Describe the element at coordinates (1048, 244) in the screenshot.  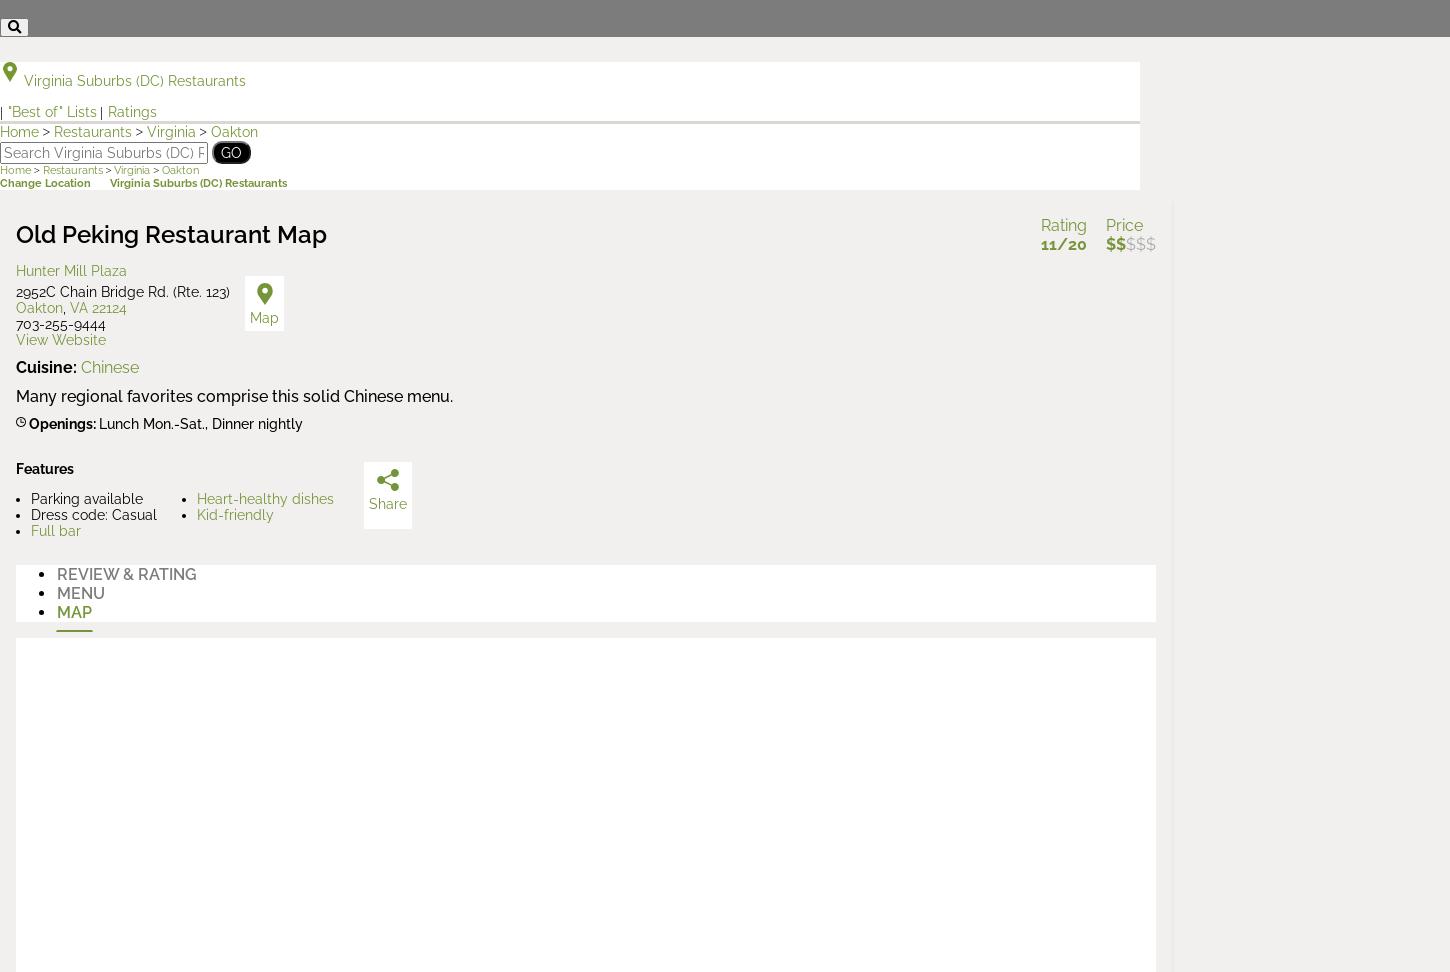
I see `'11'` at that location.